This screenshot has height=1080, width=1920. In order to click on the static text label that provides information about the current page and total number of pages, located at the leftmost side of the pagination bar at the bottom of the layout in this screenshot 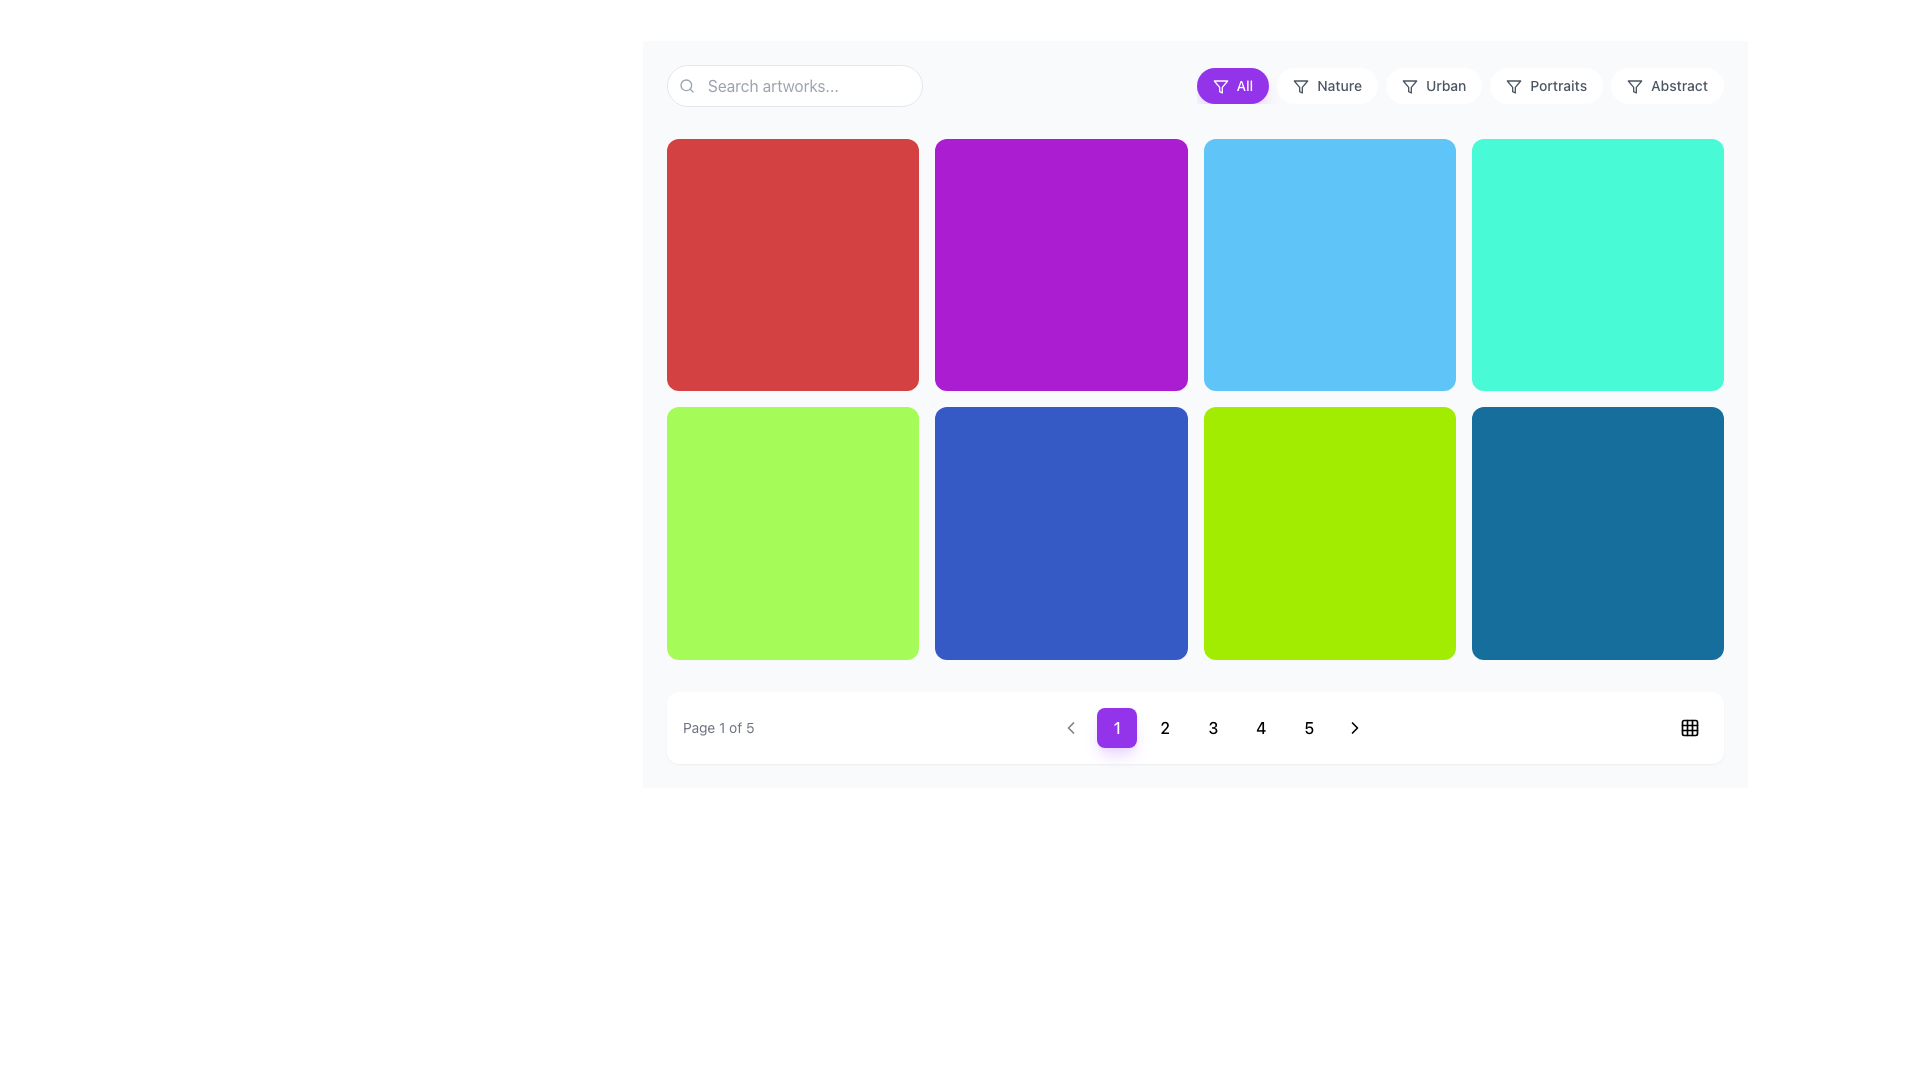, I will do `click(718, 727)`.